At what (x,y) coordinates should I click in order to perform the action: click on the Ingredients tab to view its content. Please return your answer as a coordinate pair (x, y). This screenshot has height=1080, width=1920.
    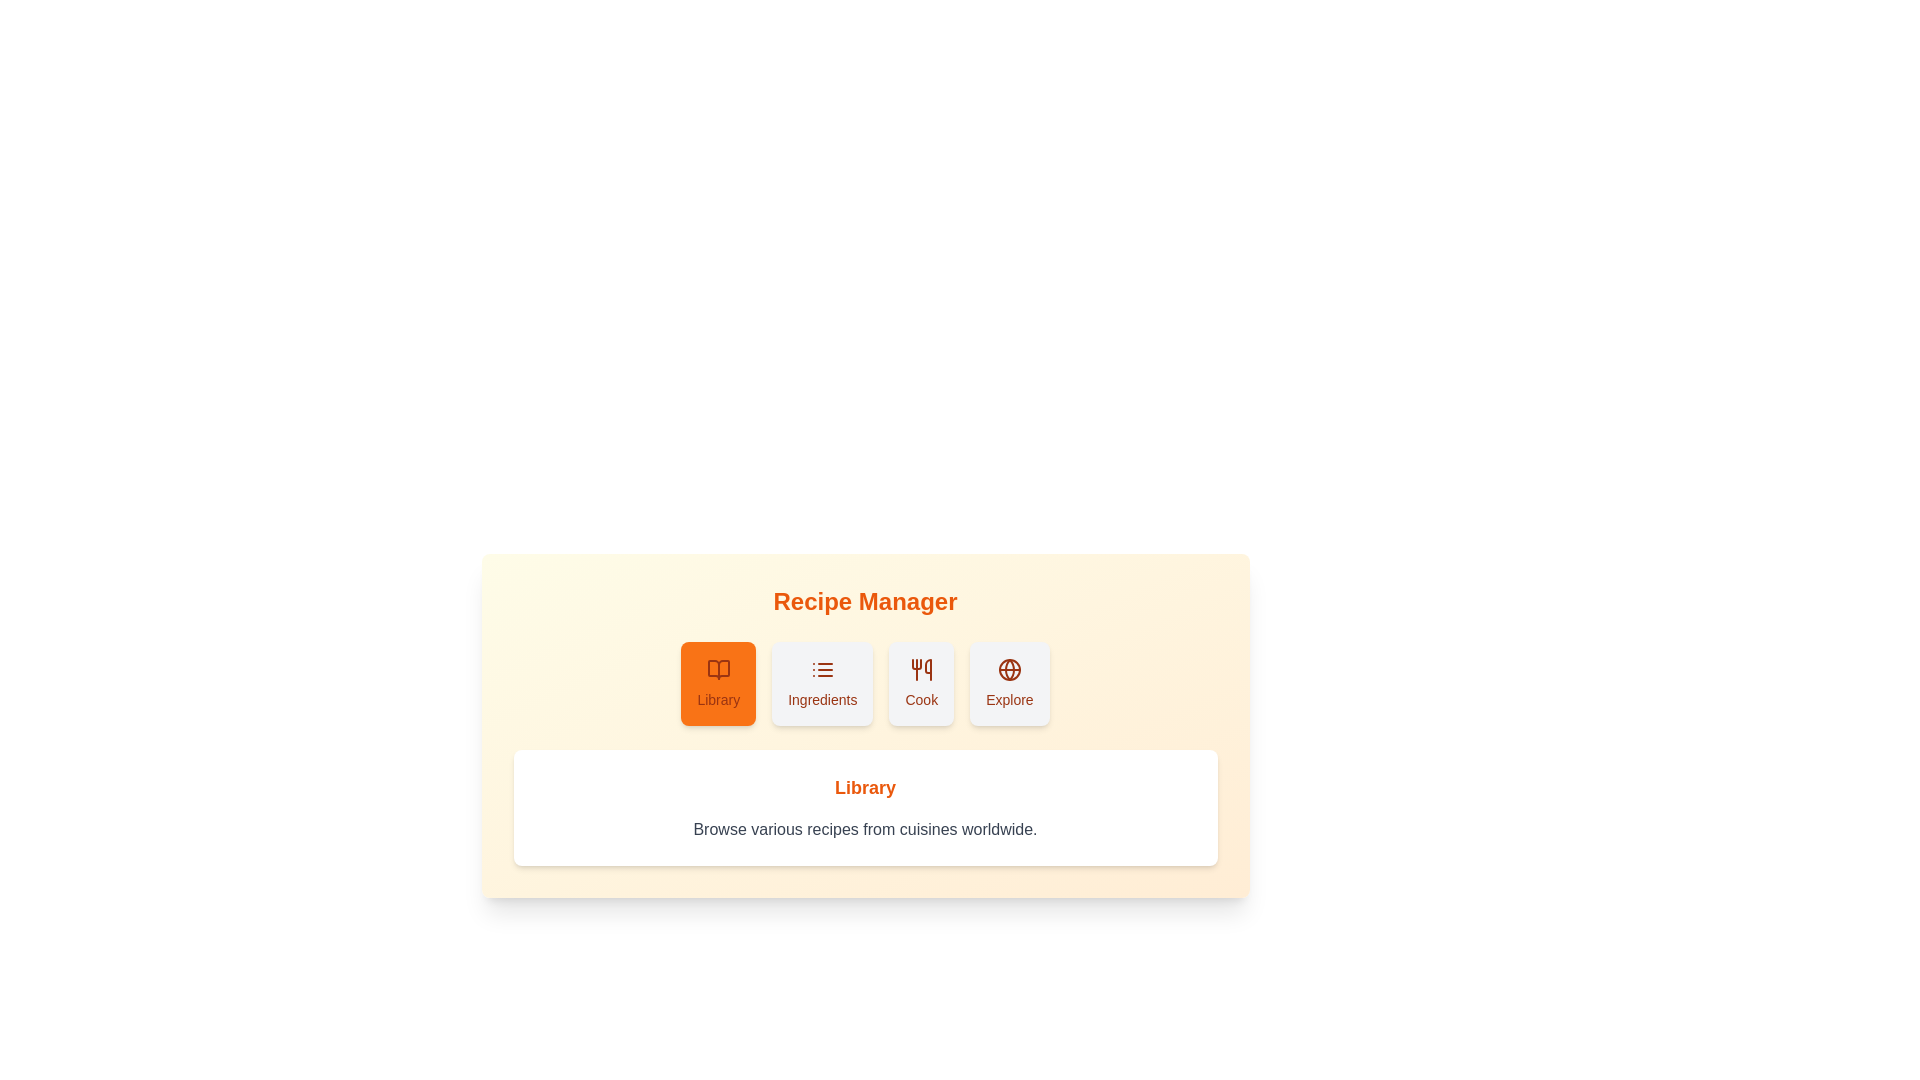
    Looking at the image, I should click on (821, 682).